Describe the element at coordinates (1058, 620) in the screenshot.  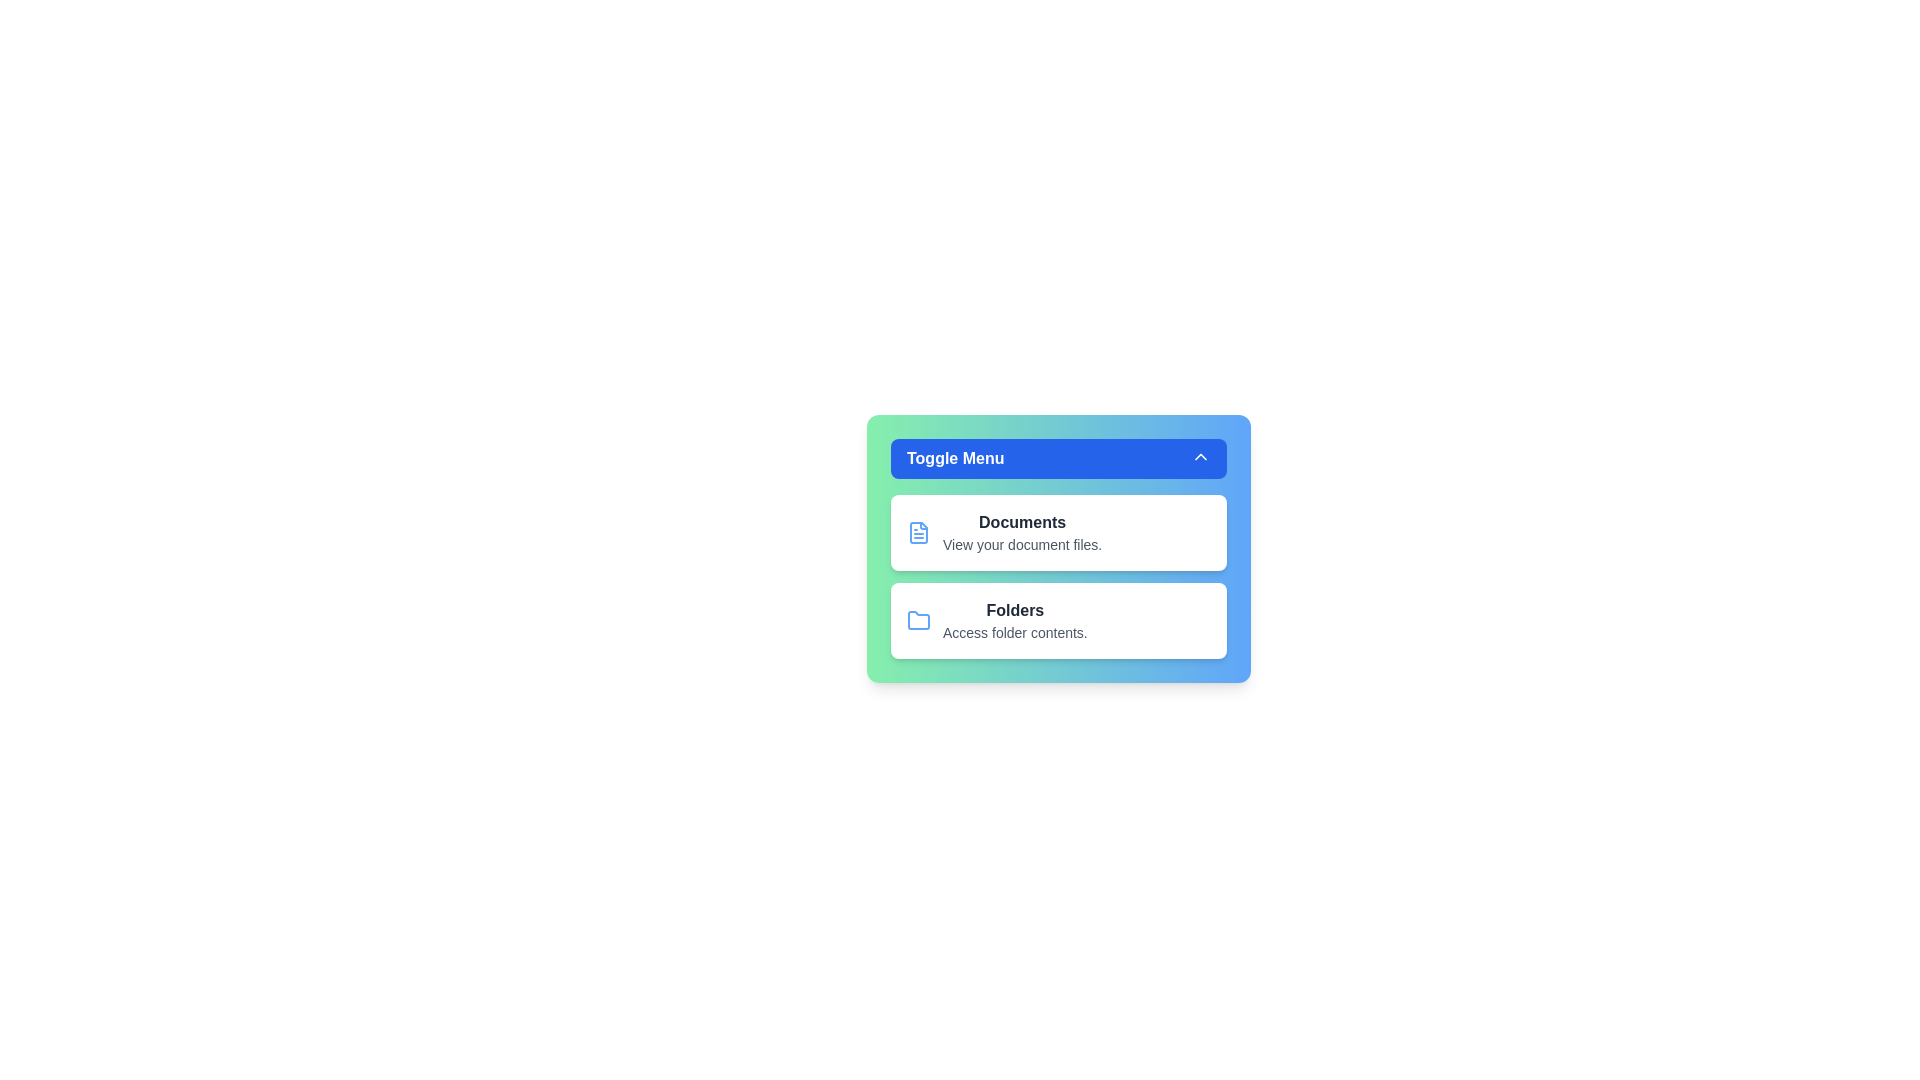
I see `the menu item Folders to observe its hover effect` at that location.